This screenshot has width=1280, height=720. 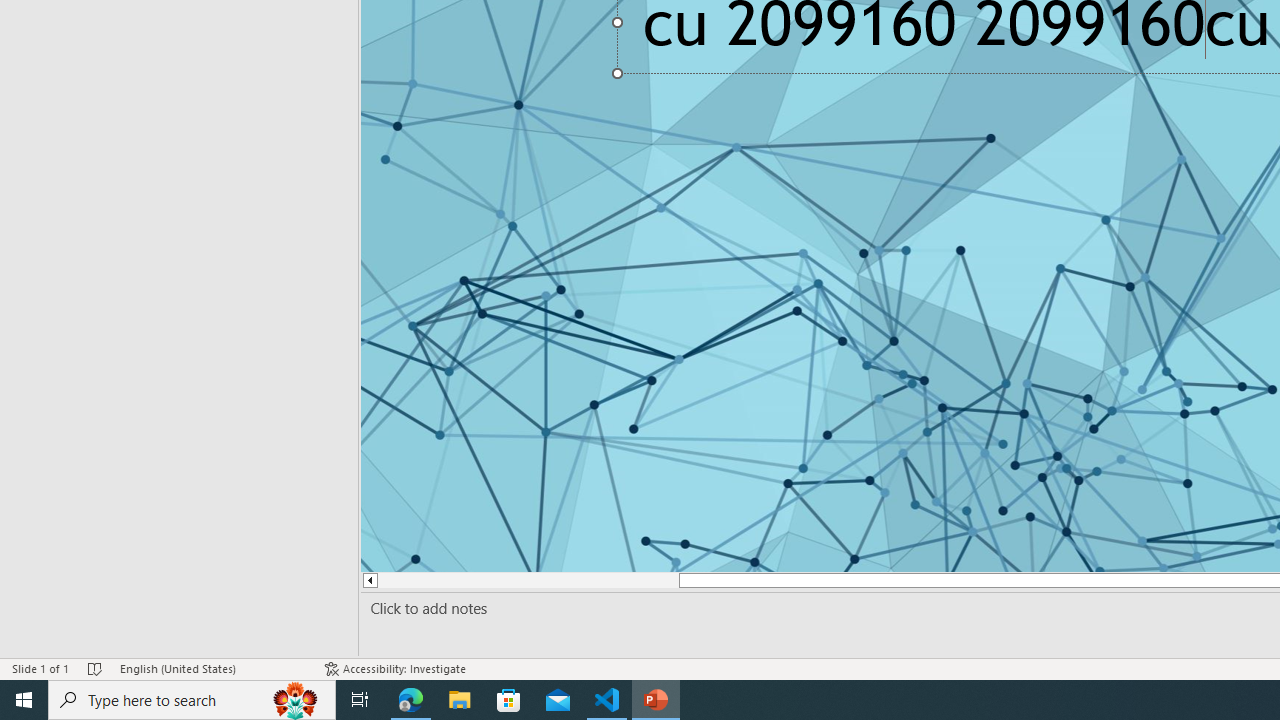 I want to click on 'Spell Check No Errors', so click(x=95, y=669).